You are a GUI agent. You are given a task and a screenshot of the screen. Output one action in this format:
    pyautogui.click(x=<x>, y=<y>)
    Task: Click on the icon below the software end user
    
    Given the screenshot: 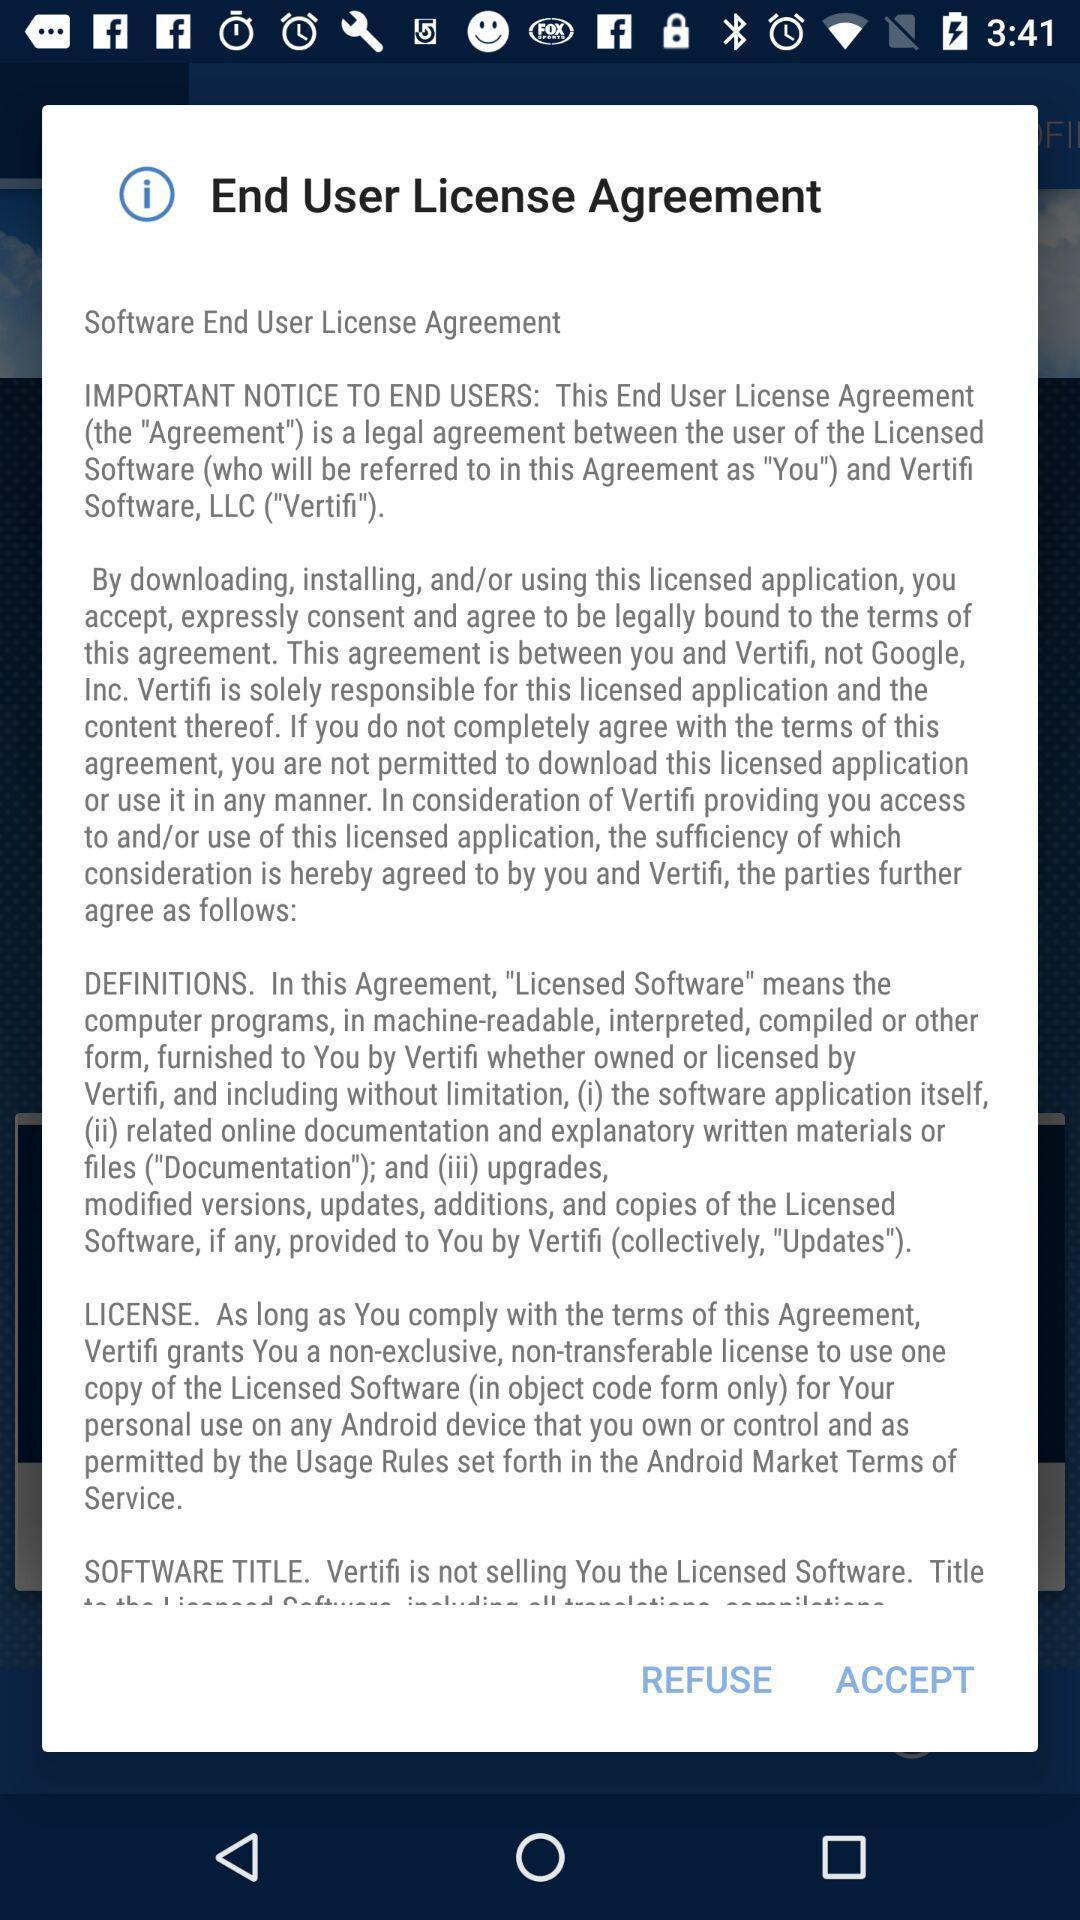 What is the action you would take?
    pyautogui.click(x=705, y=1678)
    